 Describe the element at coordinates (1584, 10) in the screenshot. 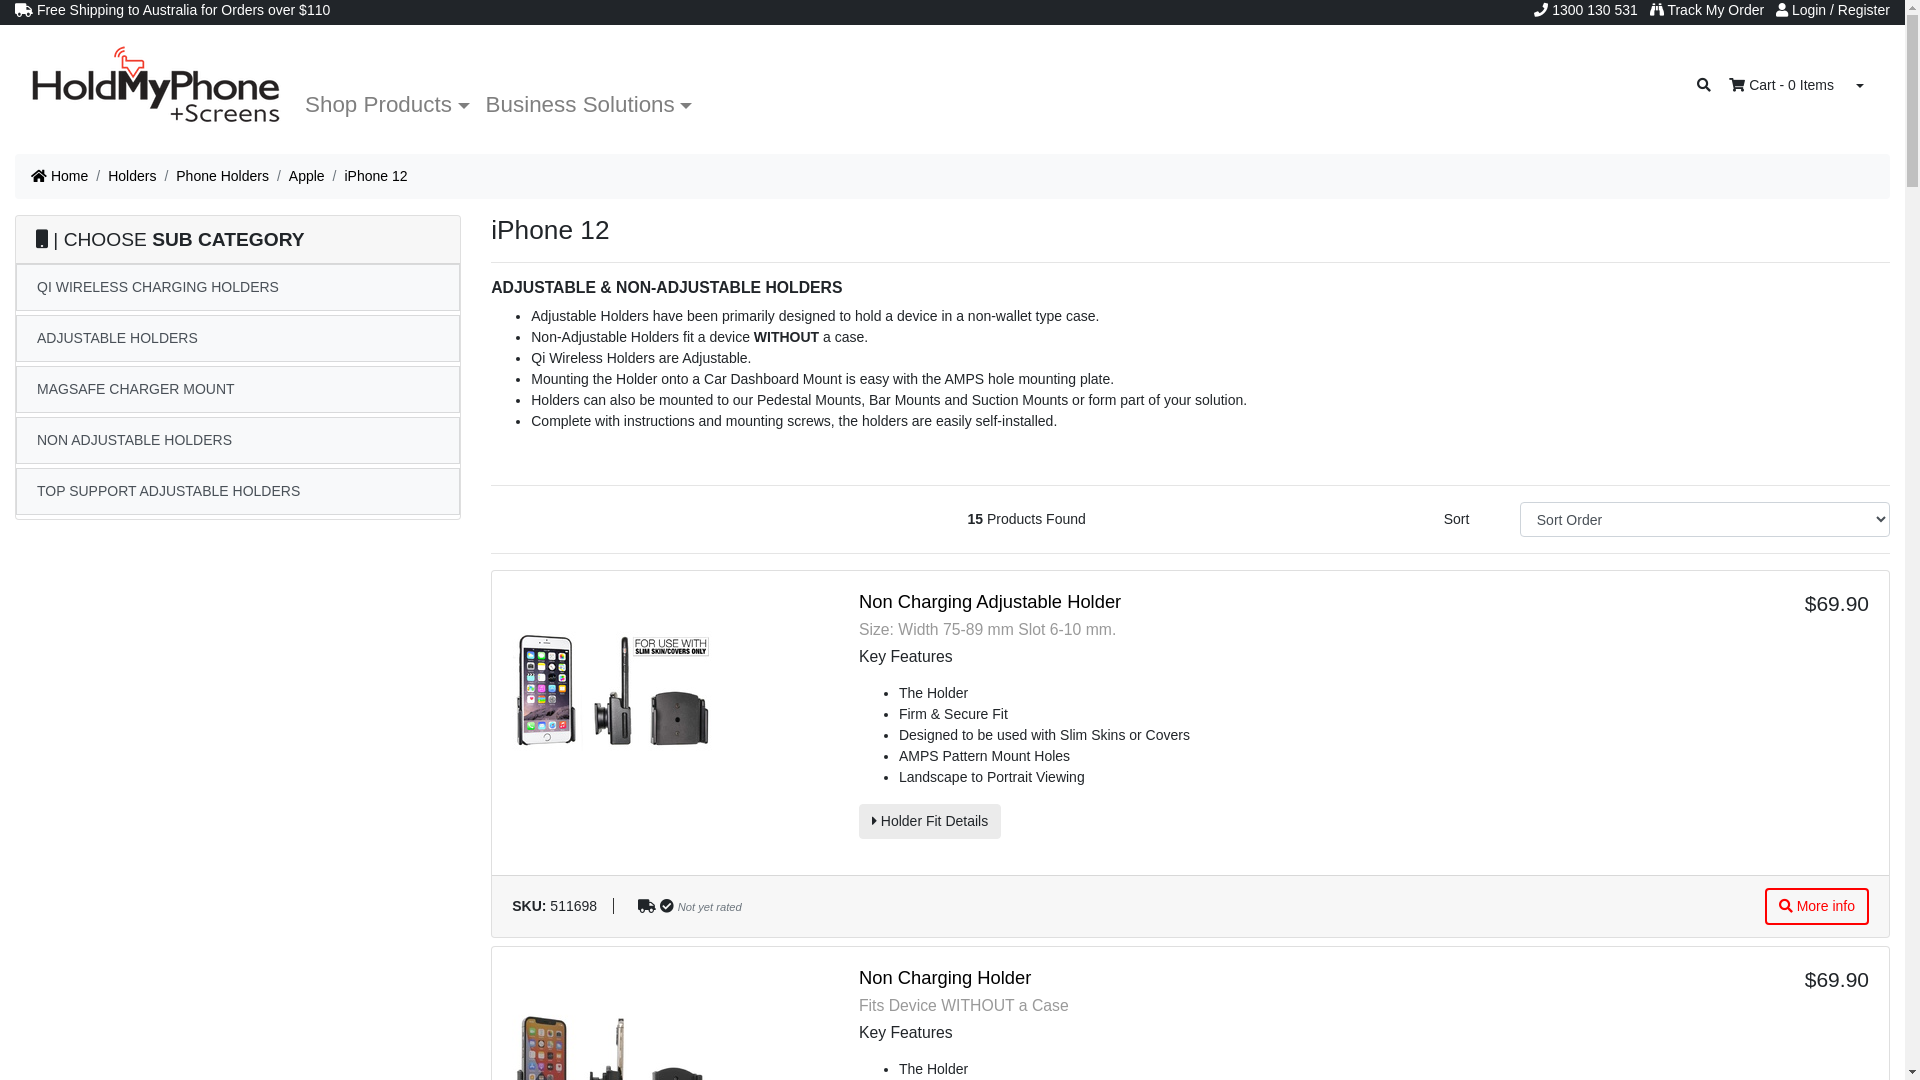

I see `'1300 130 531'` at that location.